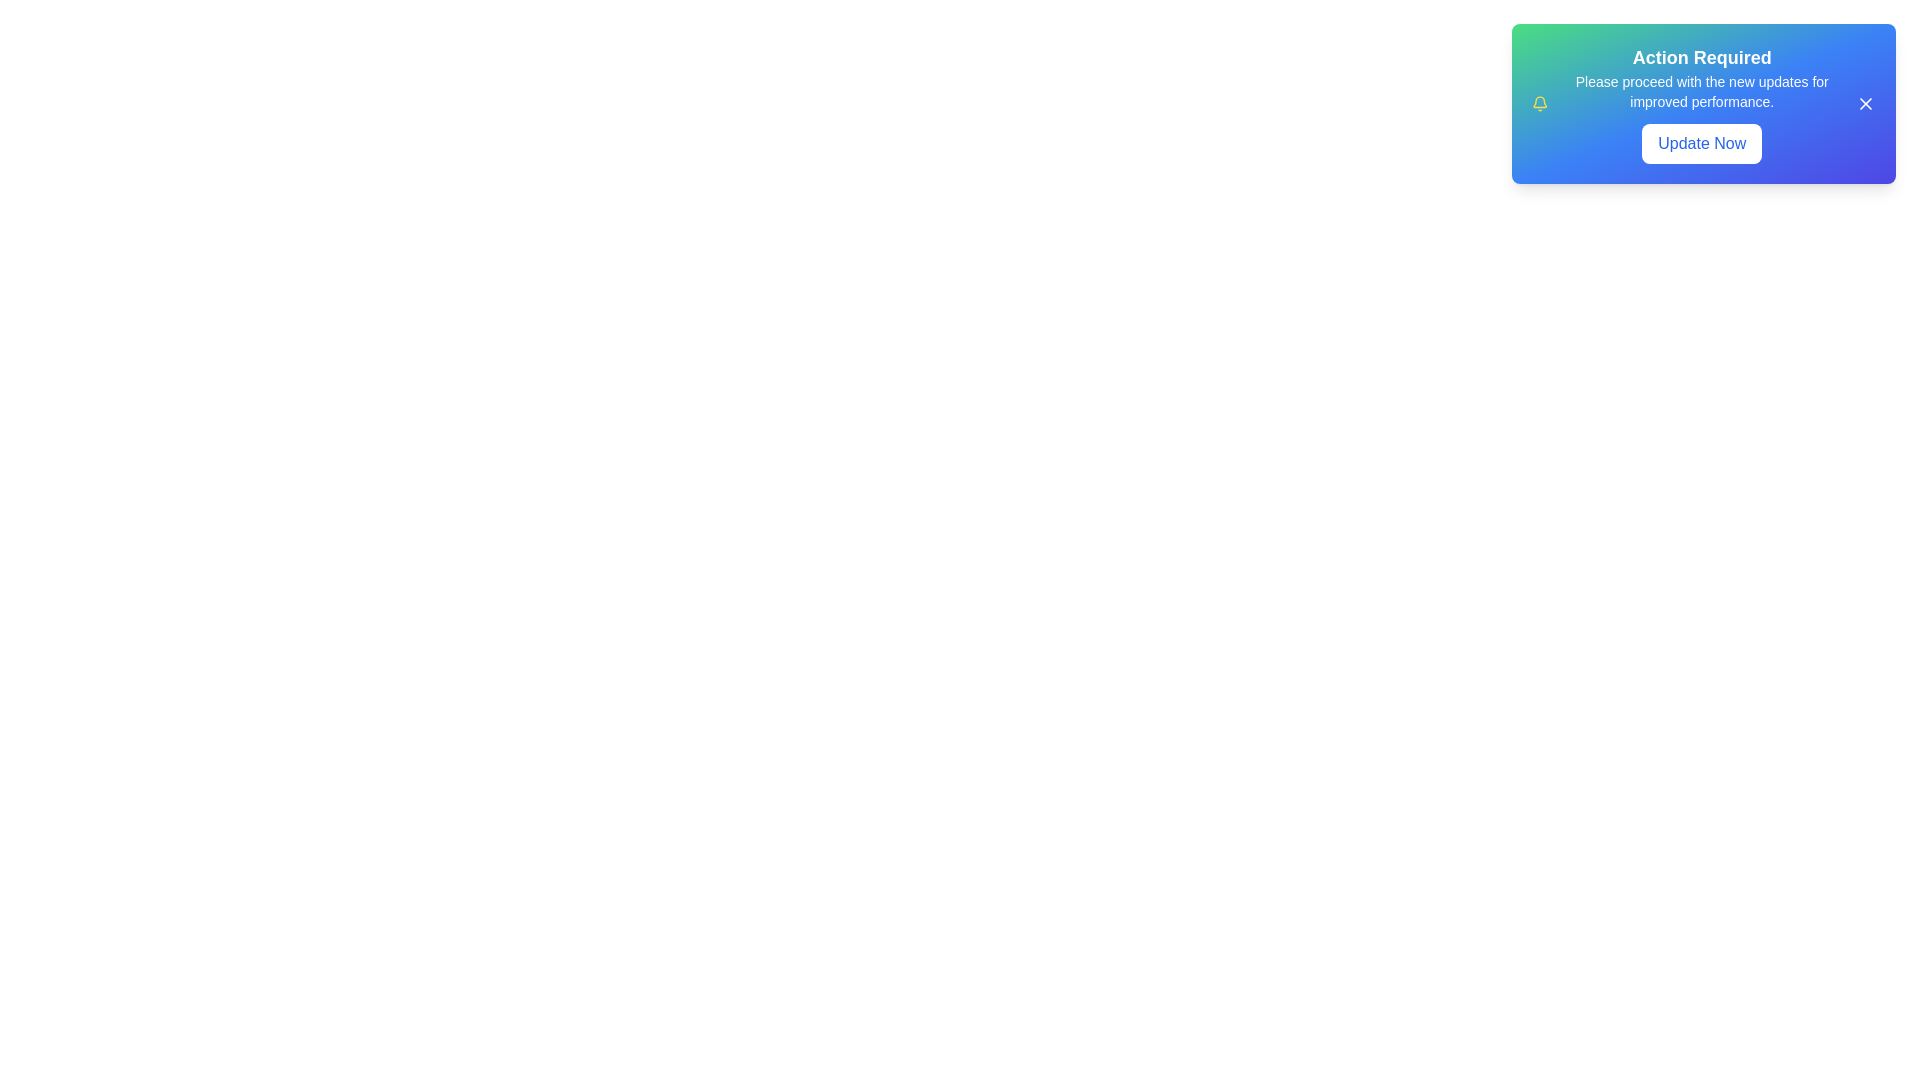 Image resolution: width=1920 pixels, height=1080 pixels. I want to click on the 'Update Now' button to proceed with the update, so click(1701, 142).